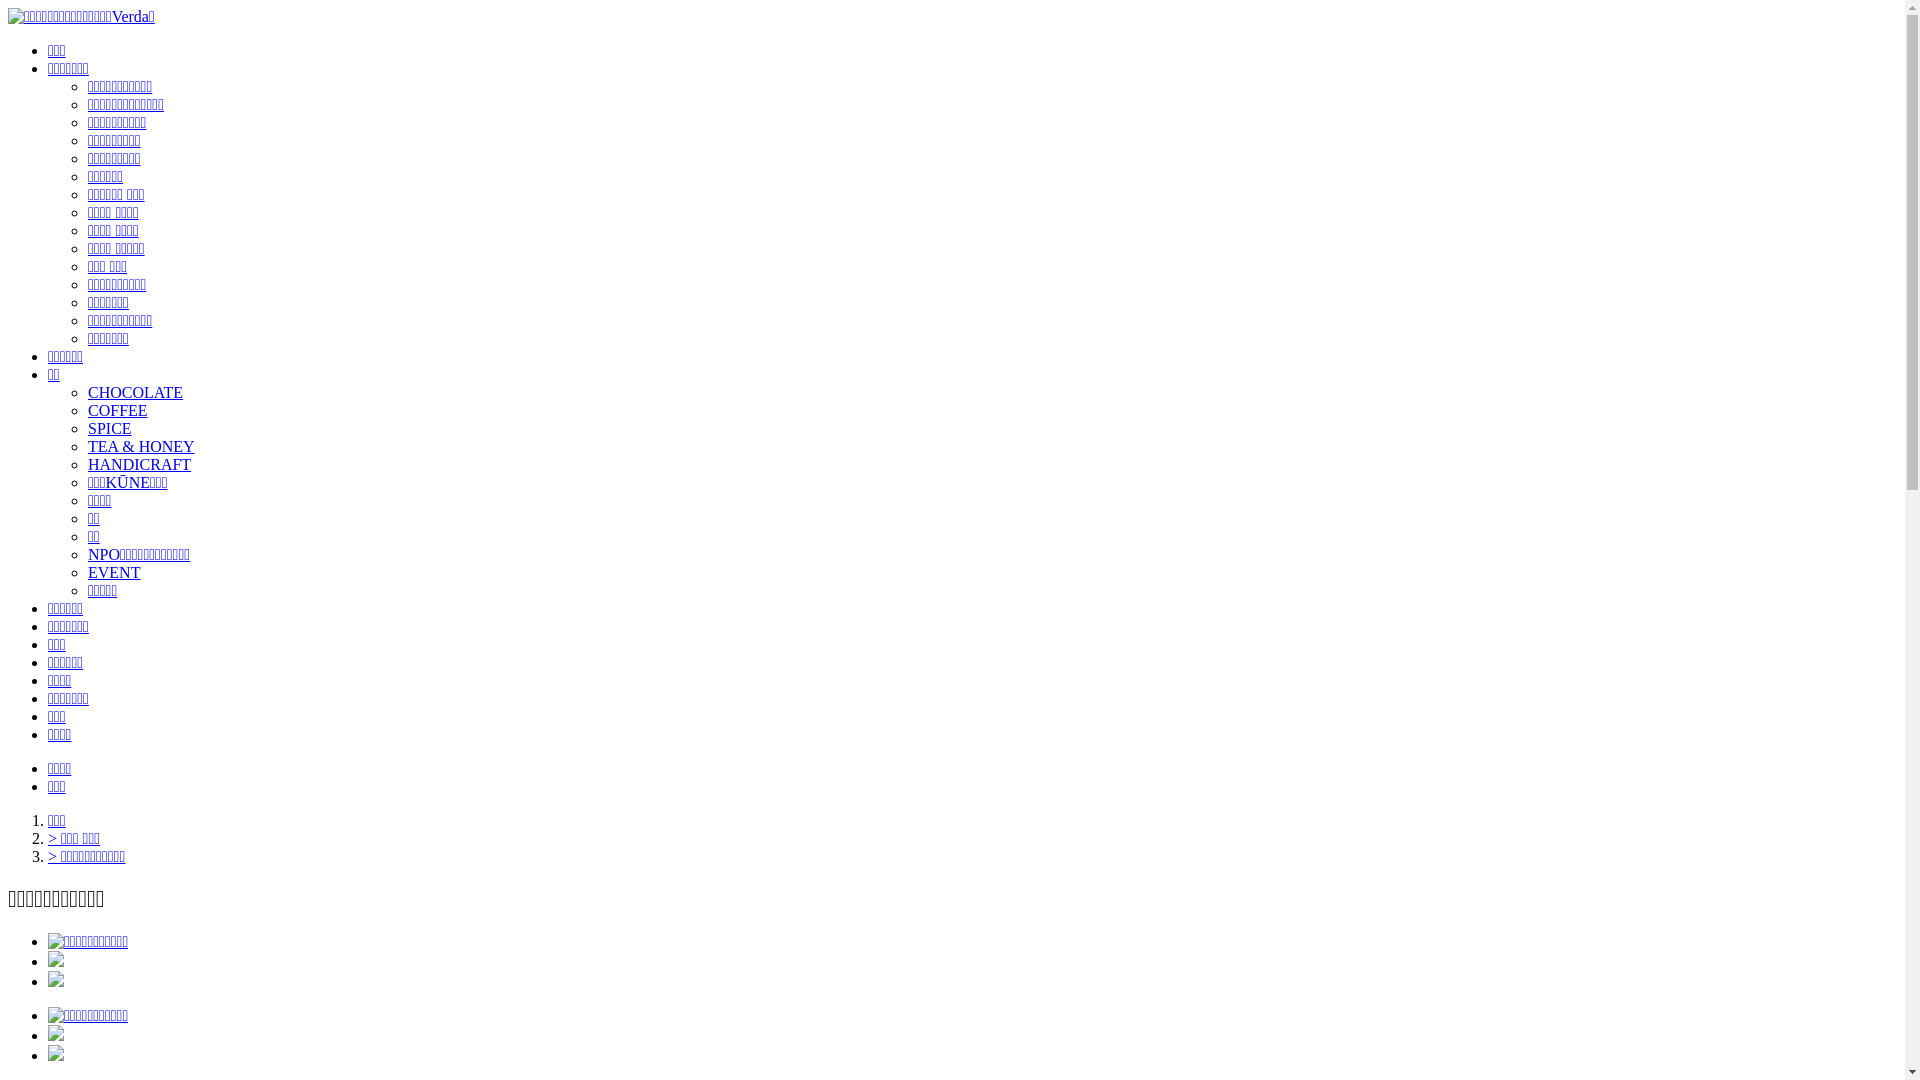 This screenshot has height=1080, width=1920. Describe the element at coordinates (109, 427) in the screenshot. I see `'SPICE'` at that location.